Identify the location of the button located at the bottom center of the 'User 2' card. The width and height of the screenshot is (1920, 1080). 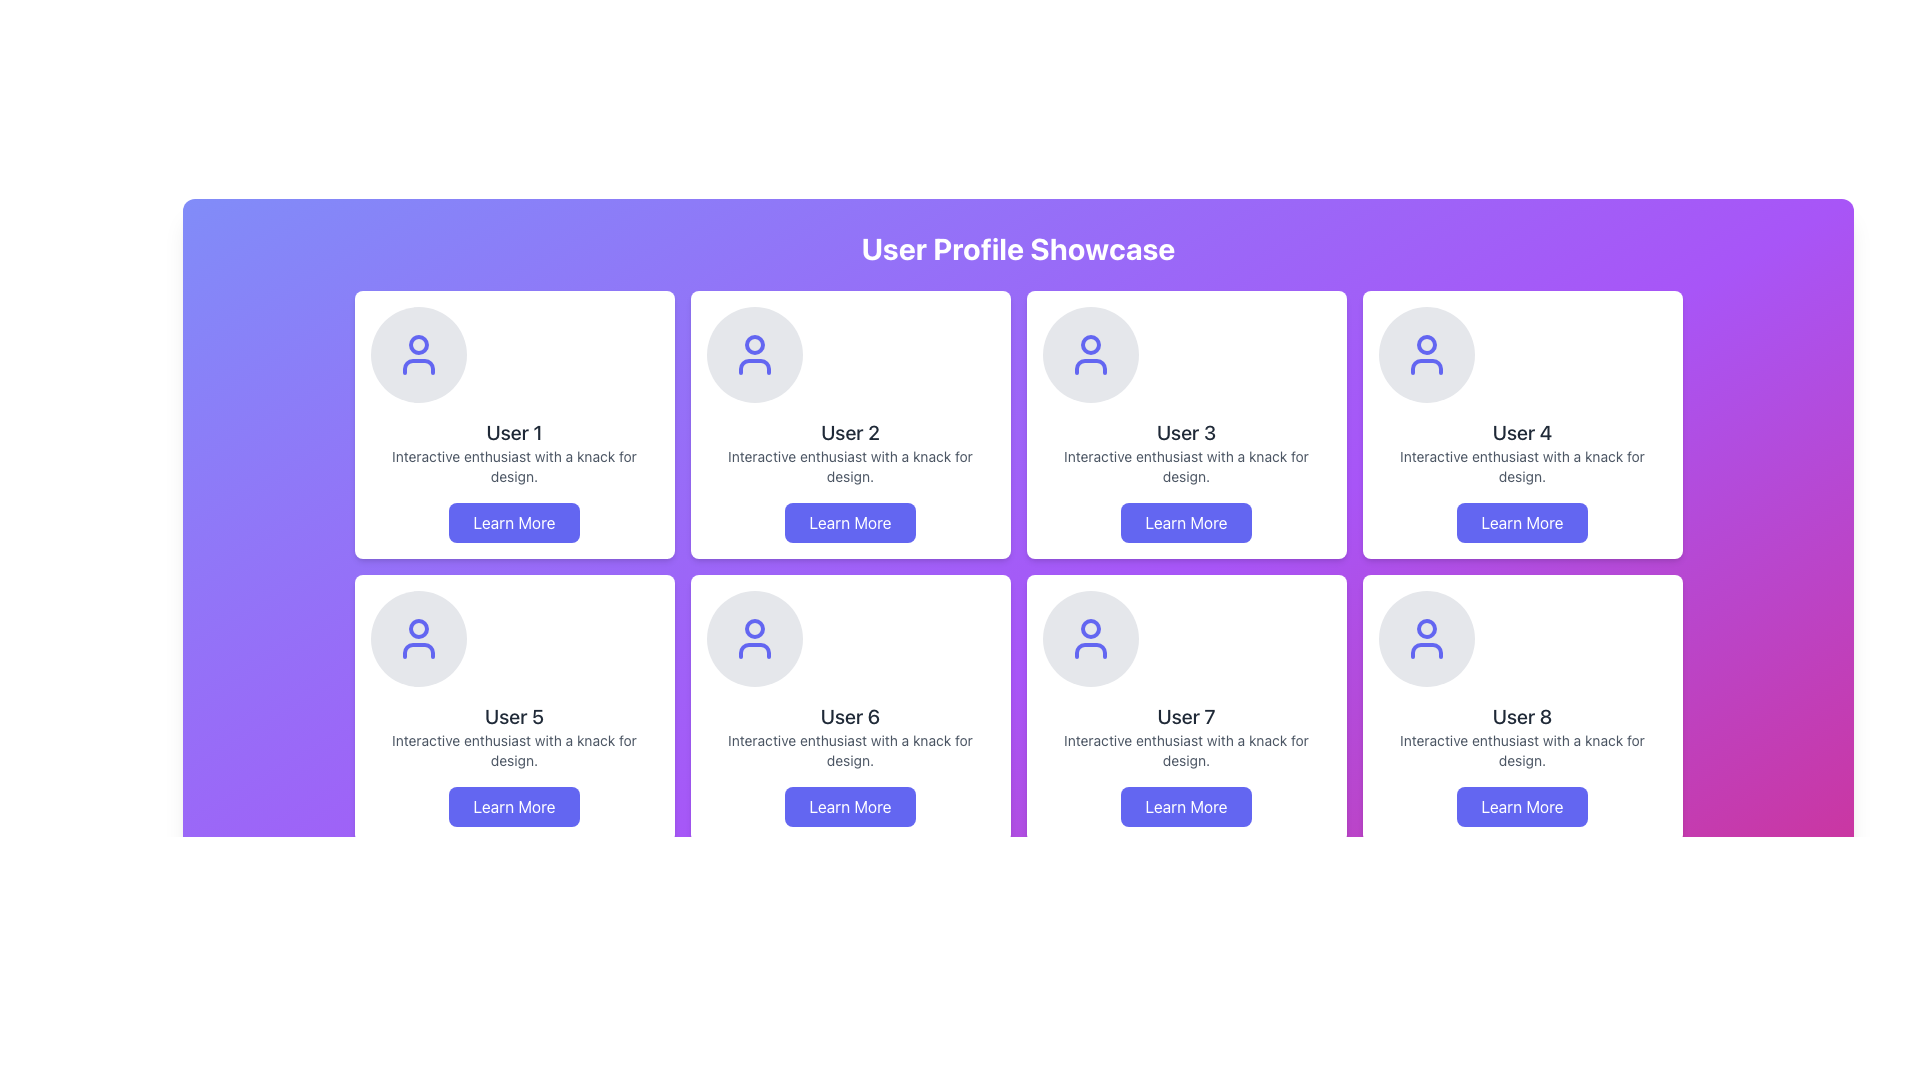
(850, 522).